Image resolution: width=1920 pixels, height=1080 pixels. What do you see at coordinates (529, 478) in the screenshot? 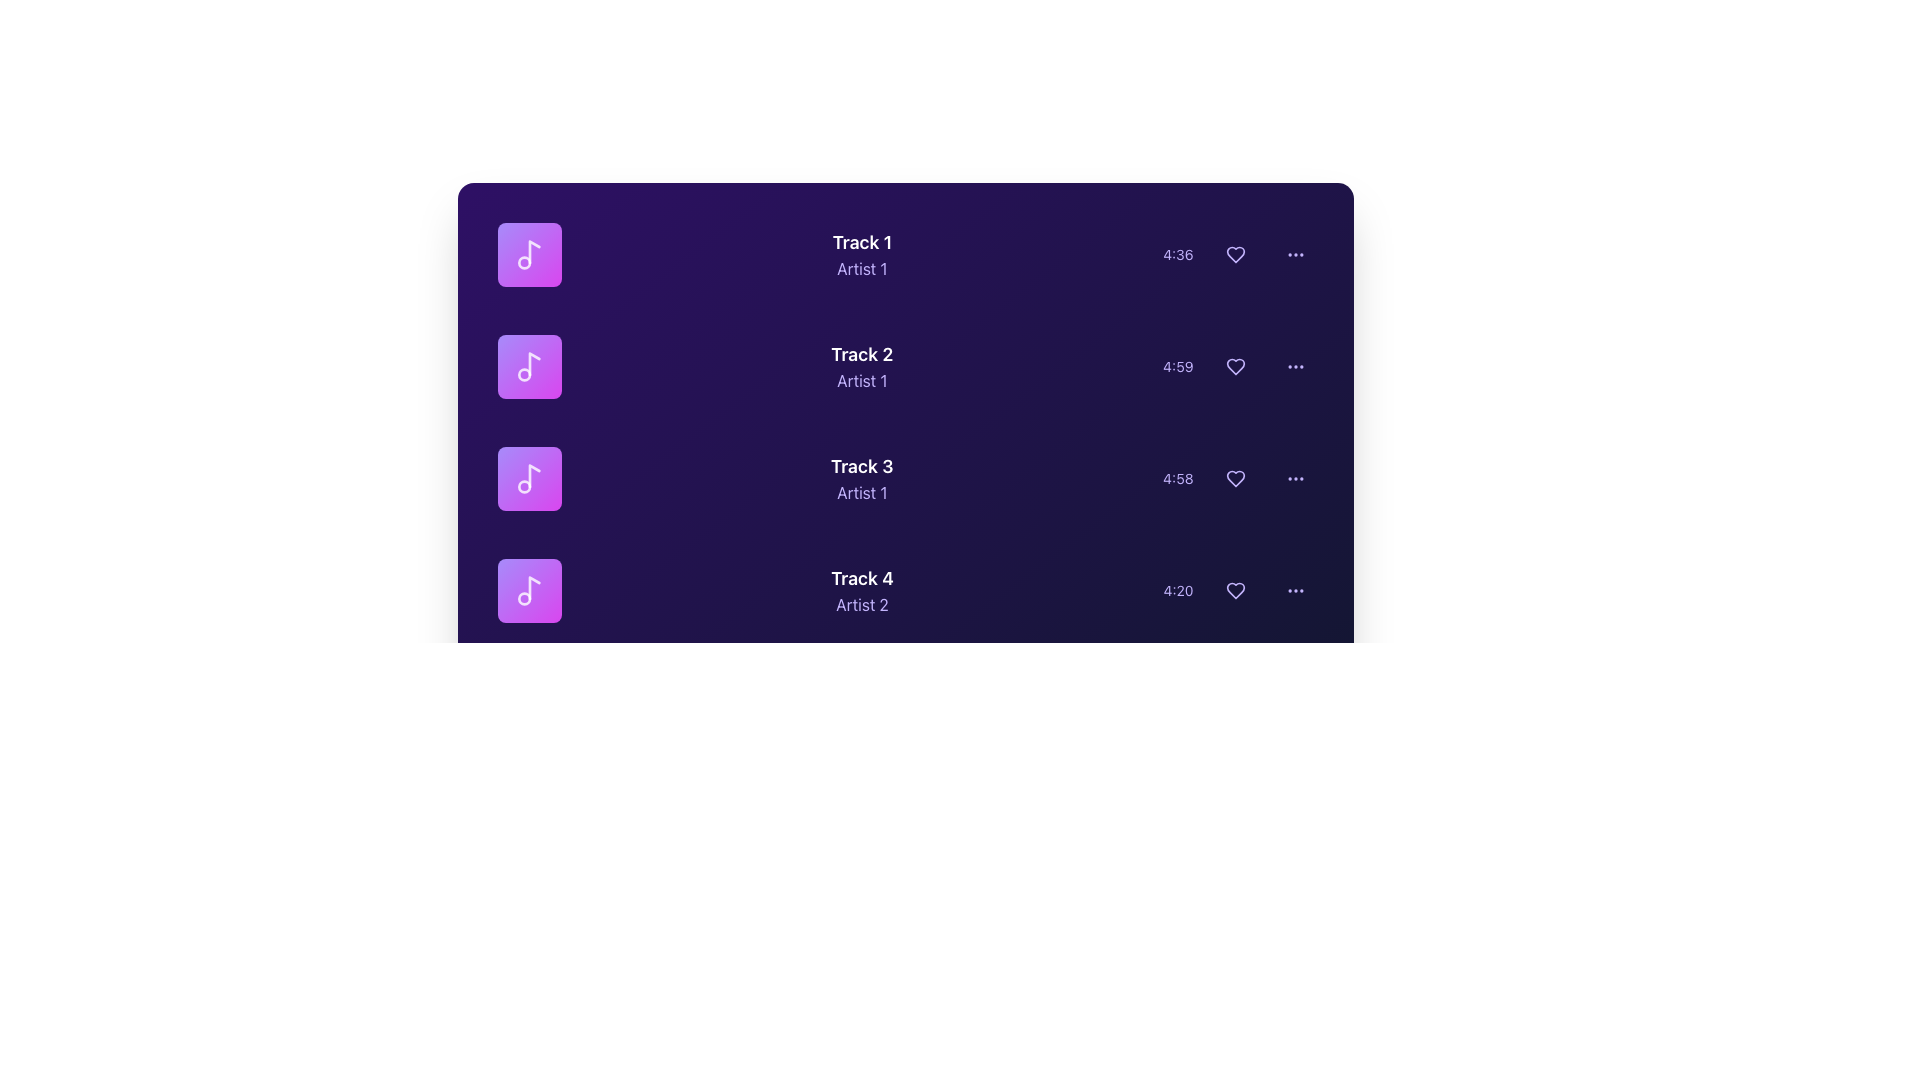
I see `the third music note icon in the vertical list` at bounding box center [529, 478].